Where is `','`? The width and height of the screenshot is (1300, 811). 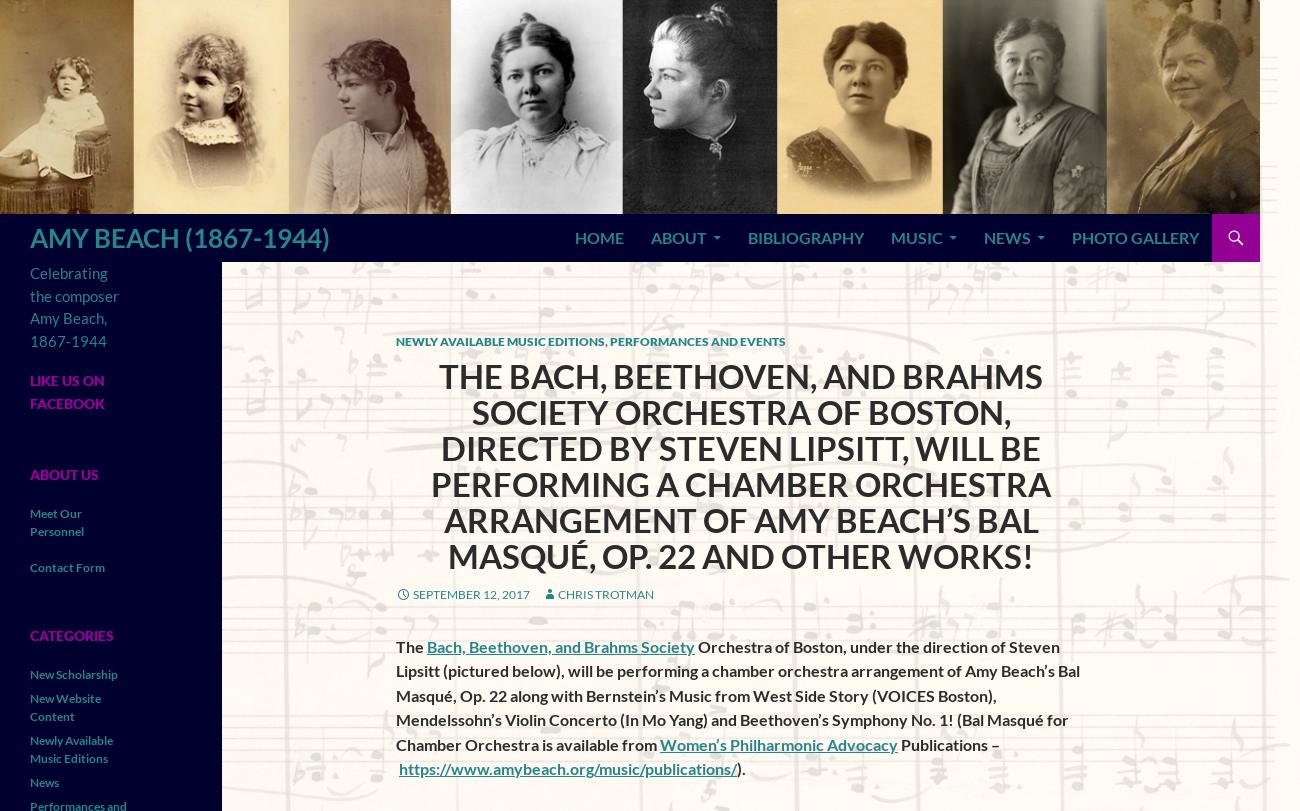
',' is located at coordinates (605, 341).